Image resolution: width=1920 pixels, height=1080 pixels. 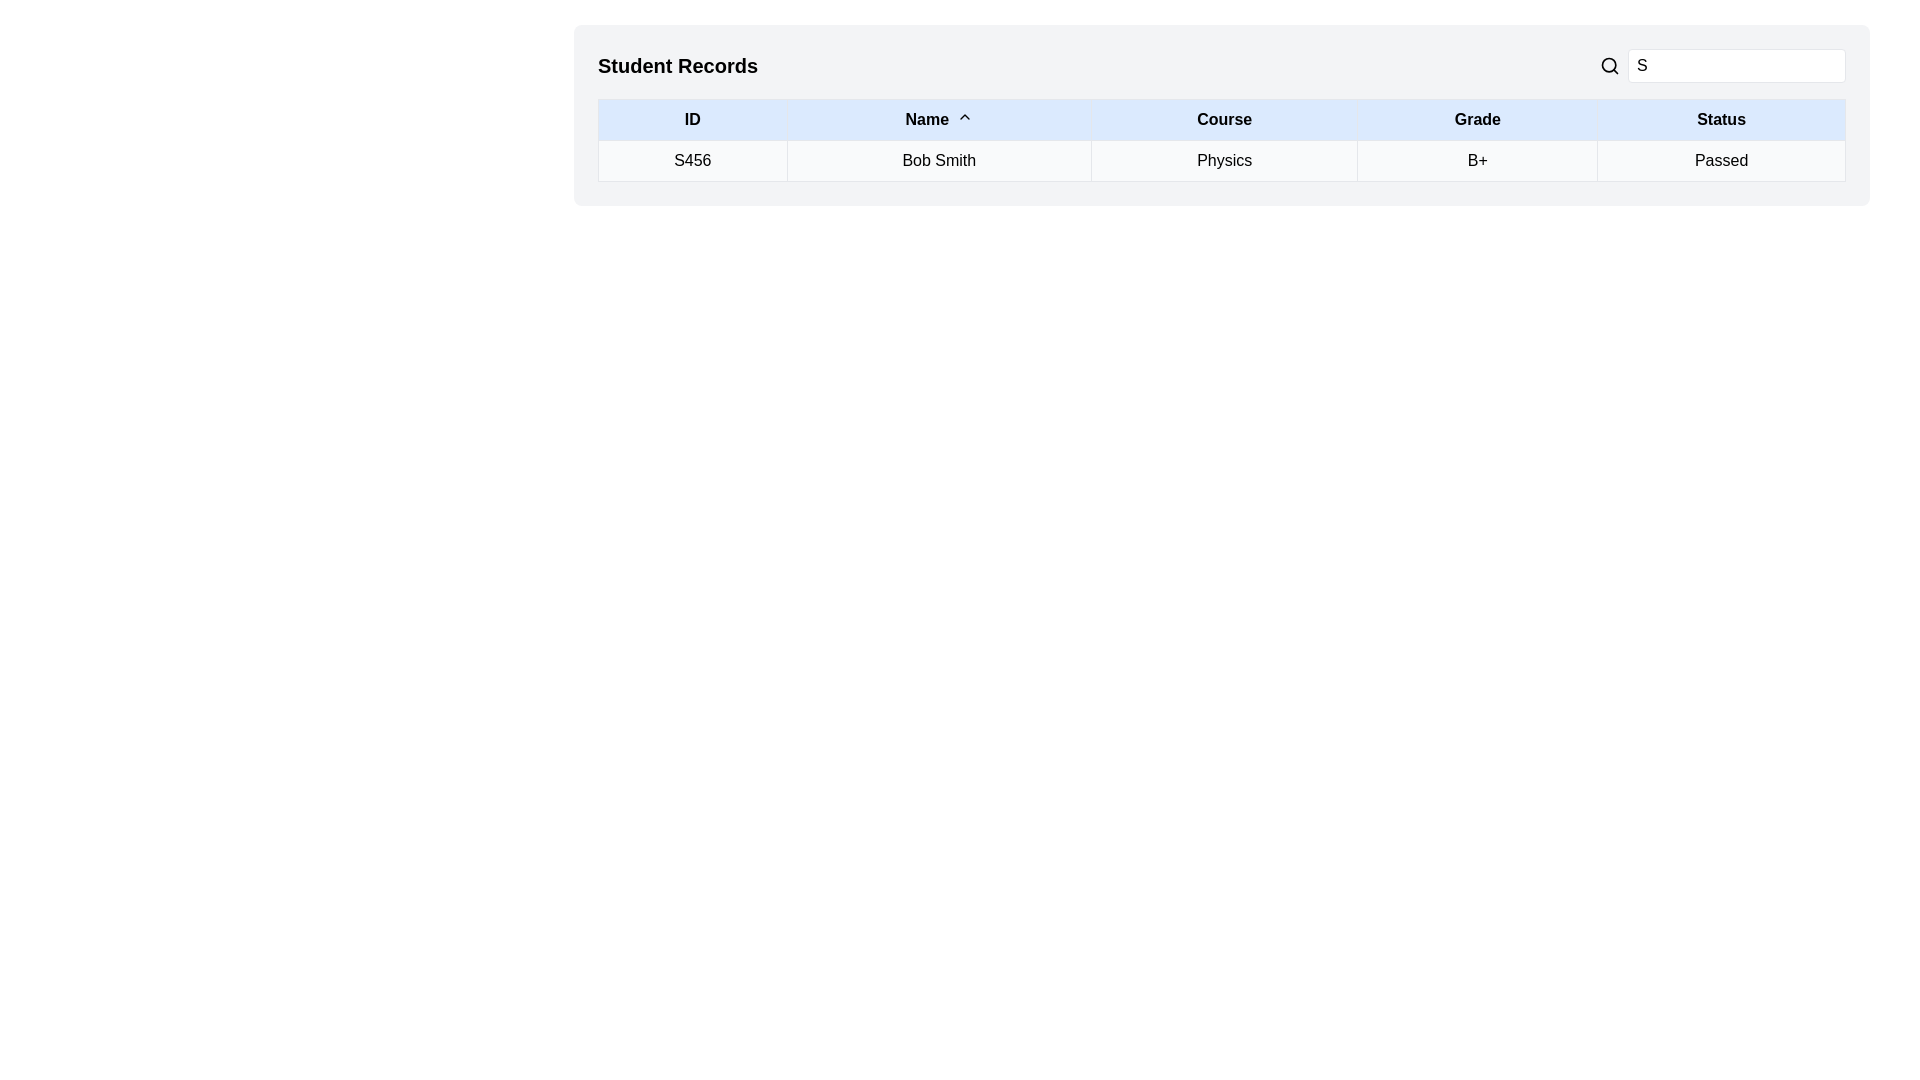 I want to click on the sortable table header for the 'Name' column to sort the entries by name, so click(x=938, y=119).